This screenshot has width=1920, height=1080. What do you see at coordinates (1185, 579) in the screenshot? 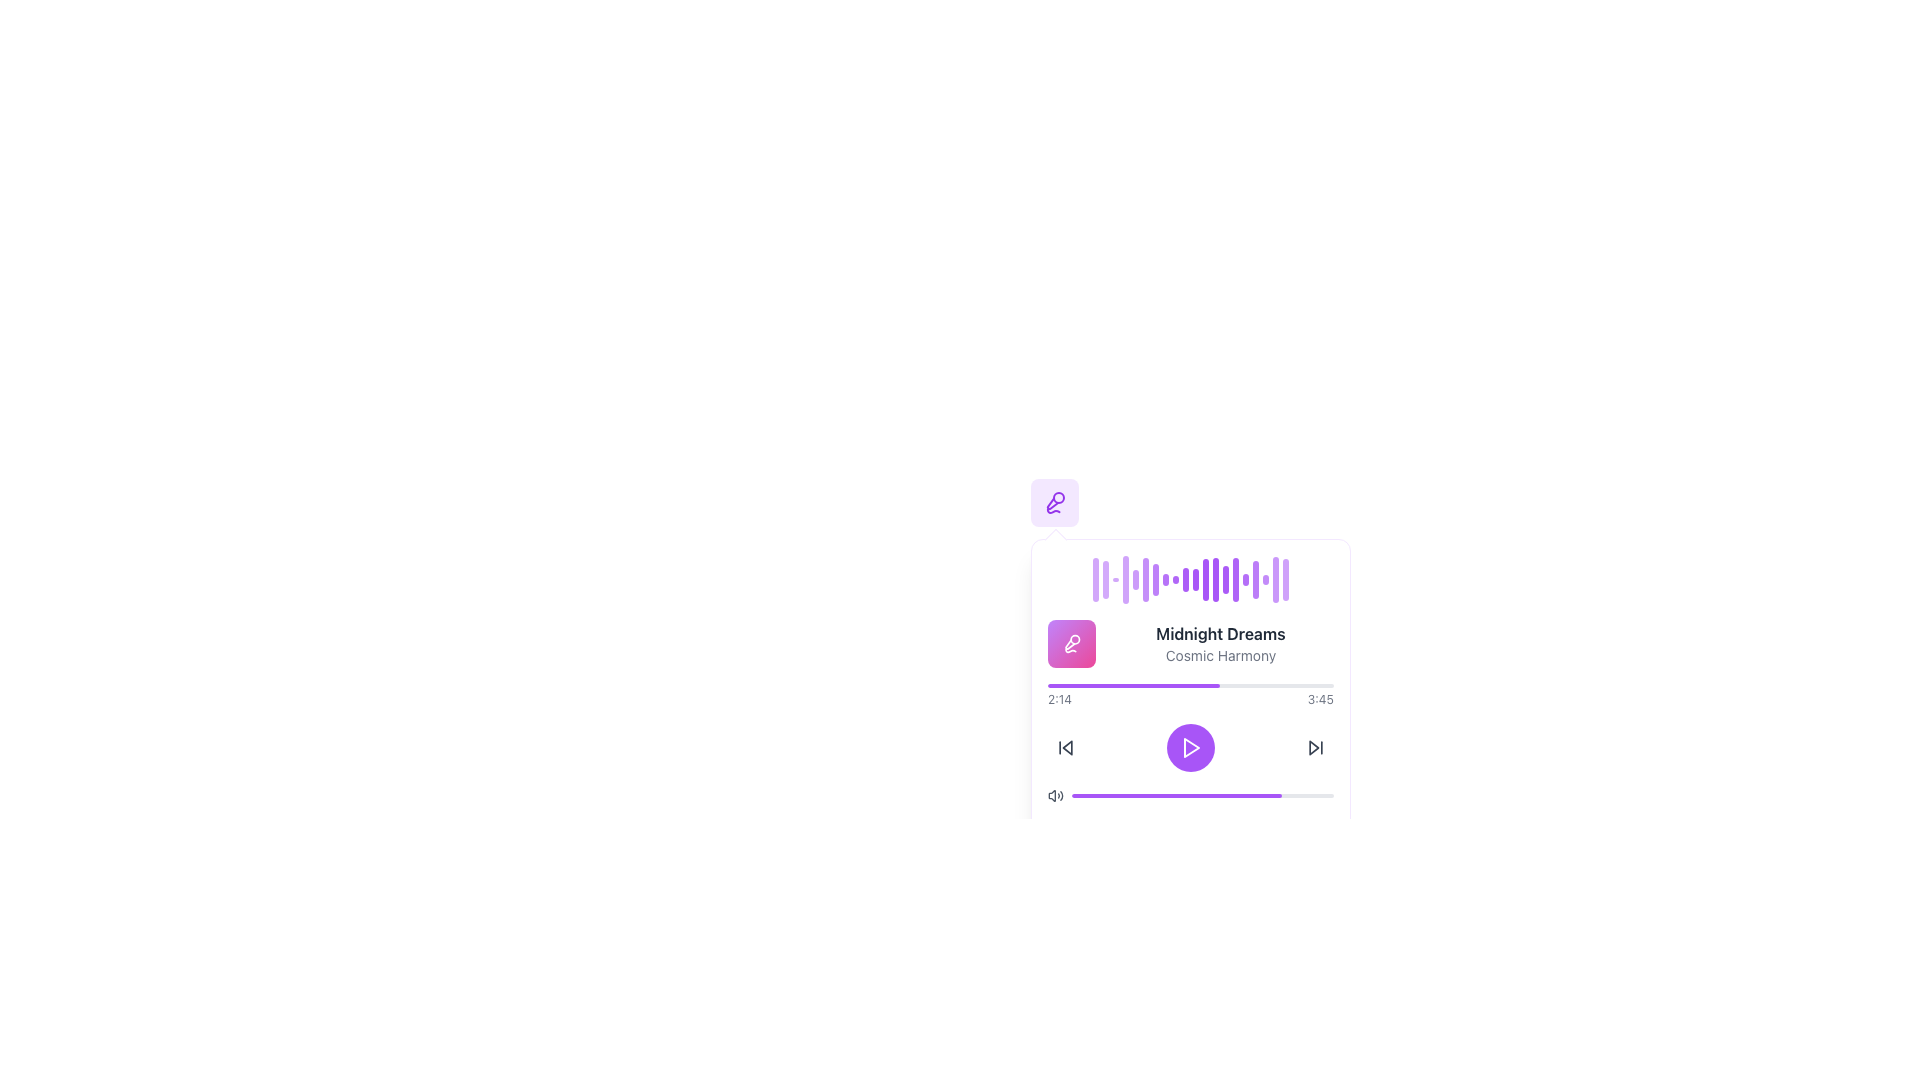
I see `the tenth vertical purple bar with a rounded end in the waveform-like display` at bounding box center [1185, 579].